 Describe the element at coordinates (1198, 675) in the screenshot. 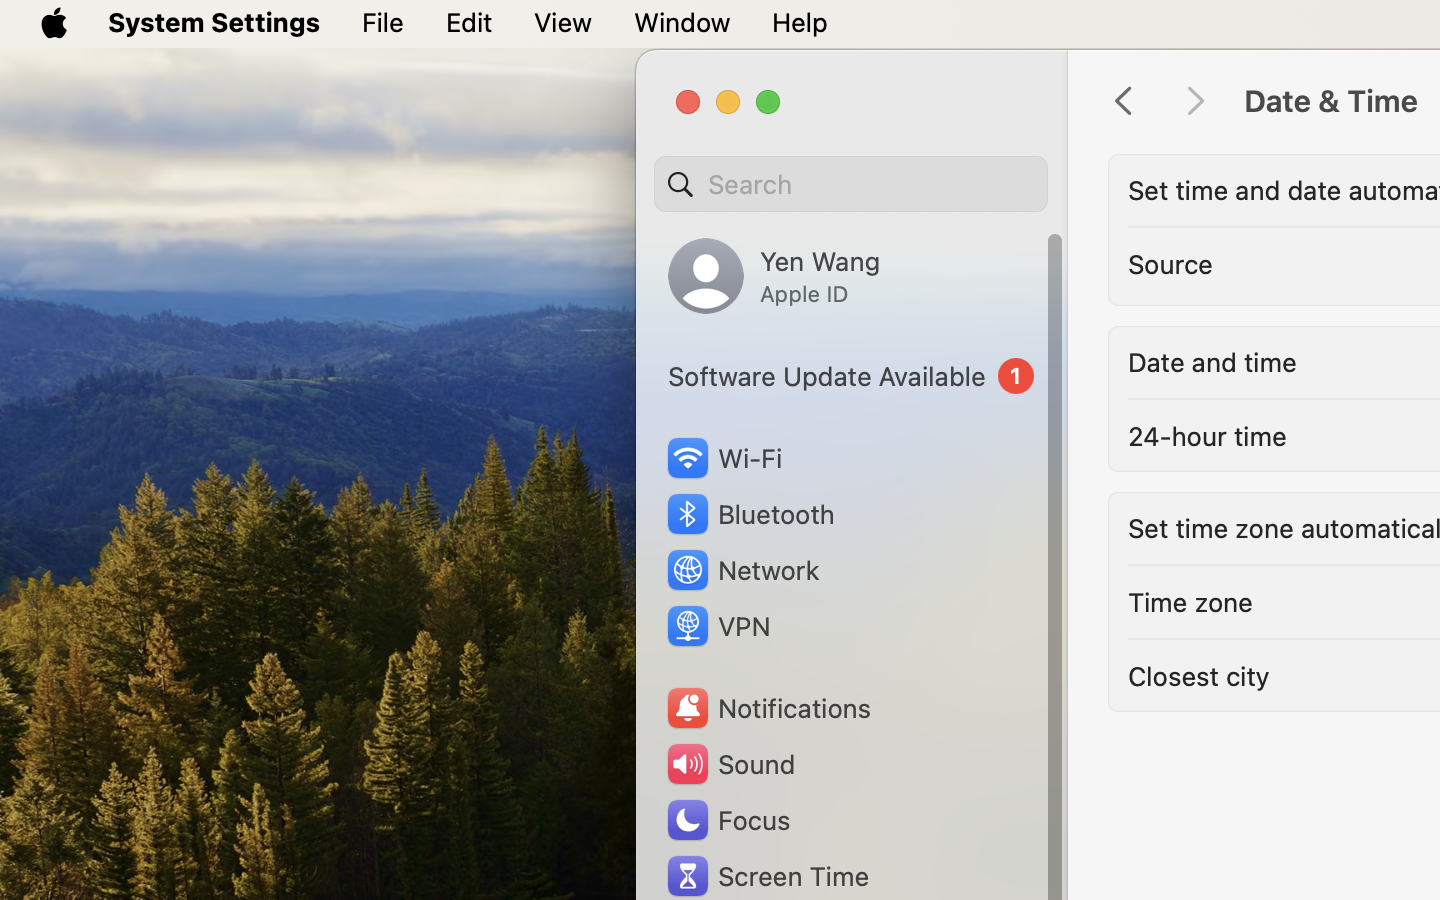

I see `'Closest city'` at that location.